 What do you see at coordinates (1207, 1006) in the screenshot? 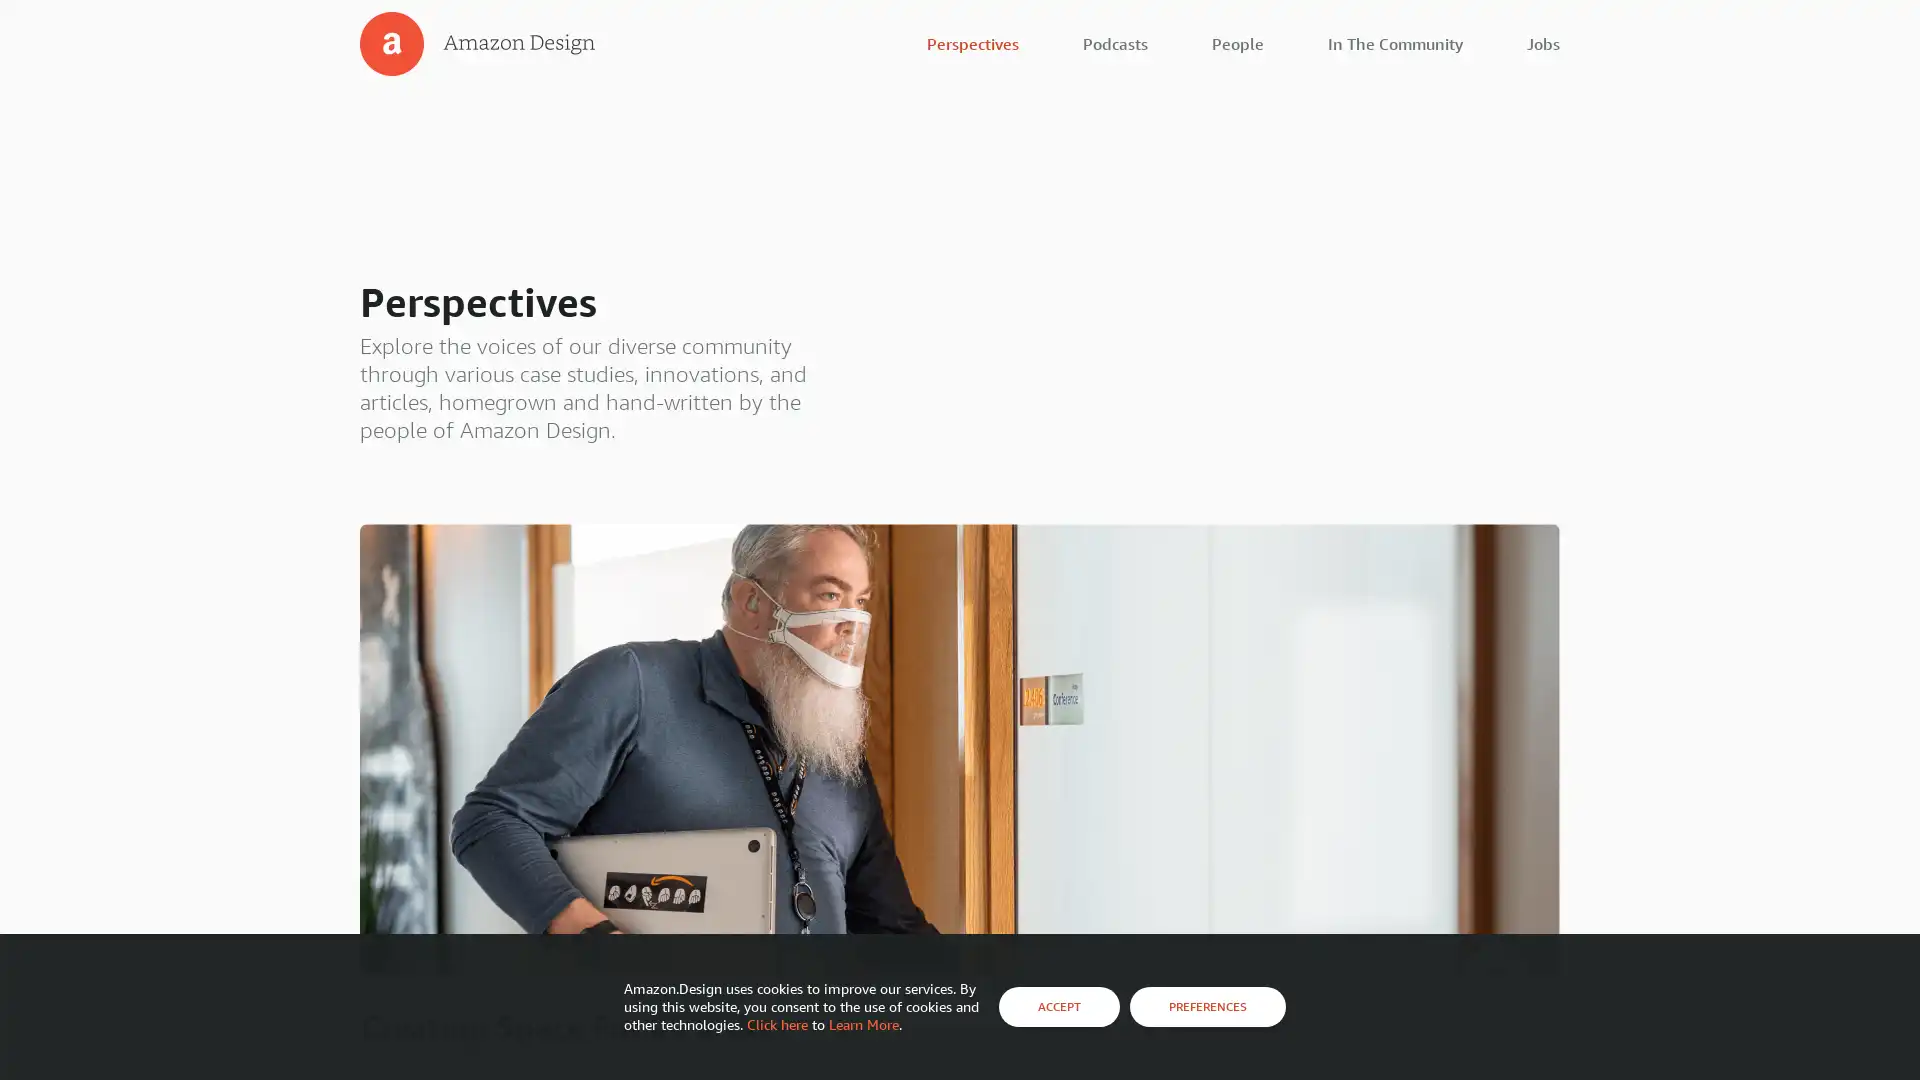
I see `PREFERENCES` at bounding box center [1207, 1006].